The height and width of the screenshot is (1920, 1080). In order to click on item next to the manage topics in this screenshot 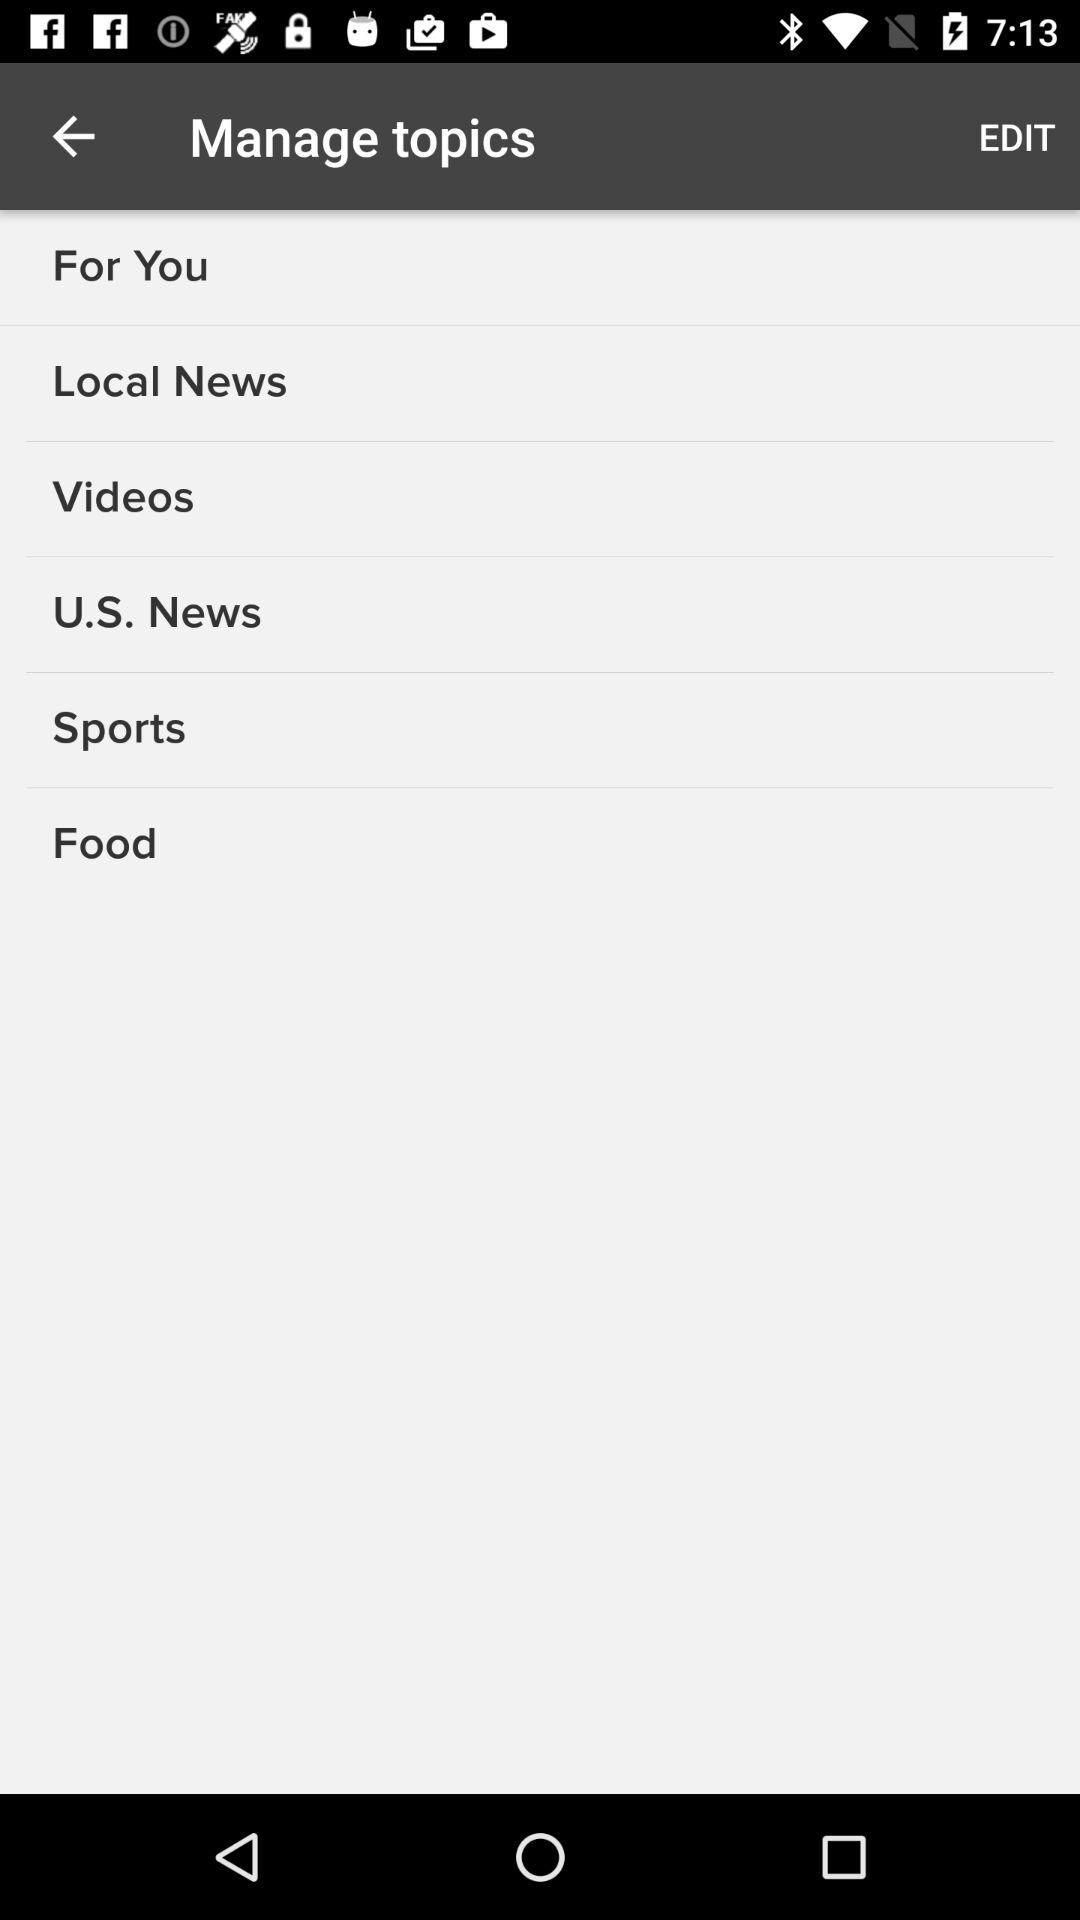, I will do `click(1017, 135)`.